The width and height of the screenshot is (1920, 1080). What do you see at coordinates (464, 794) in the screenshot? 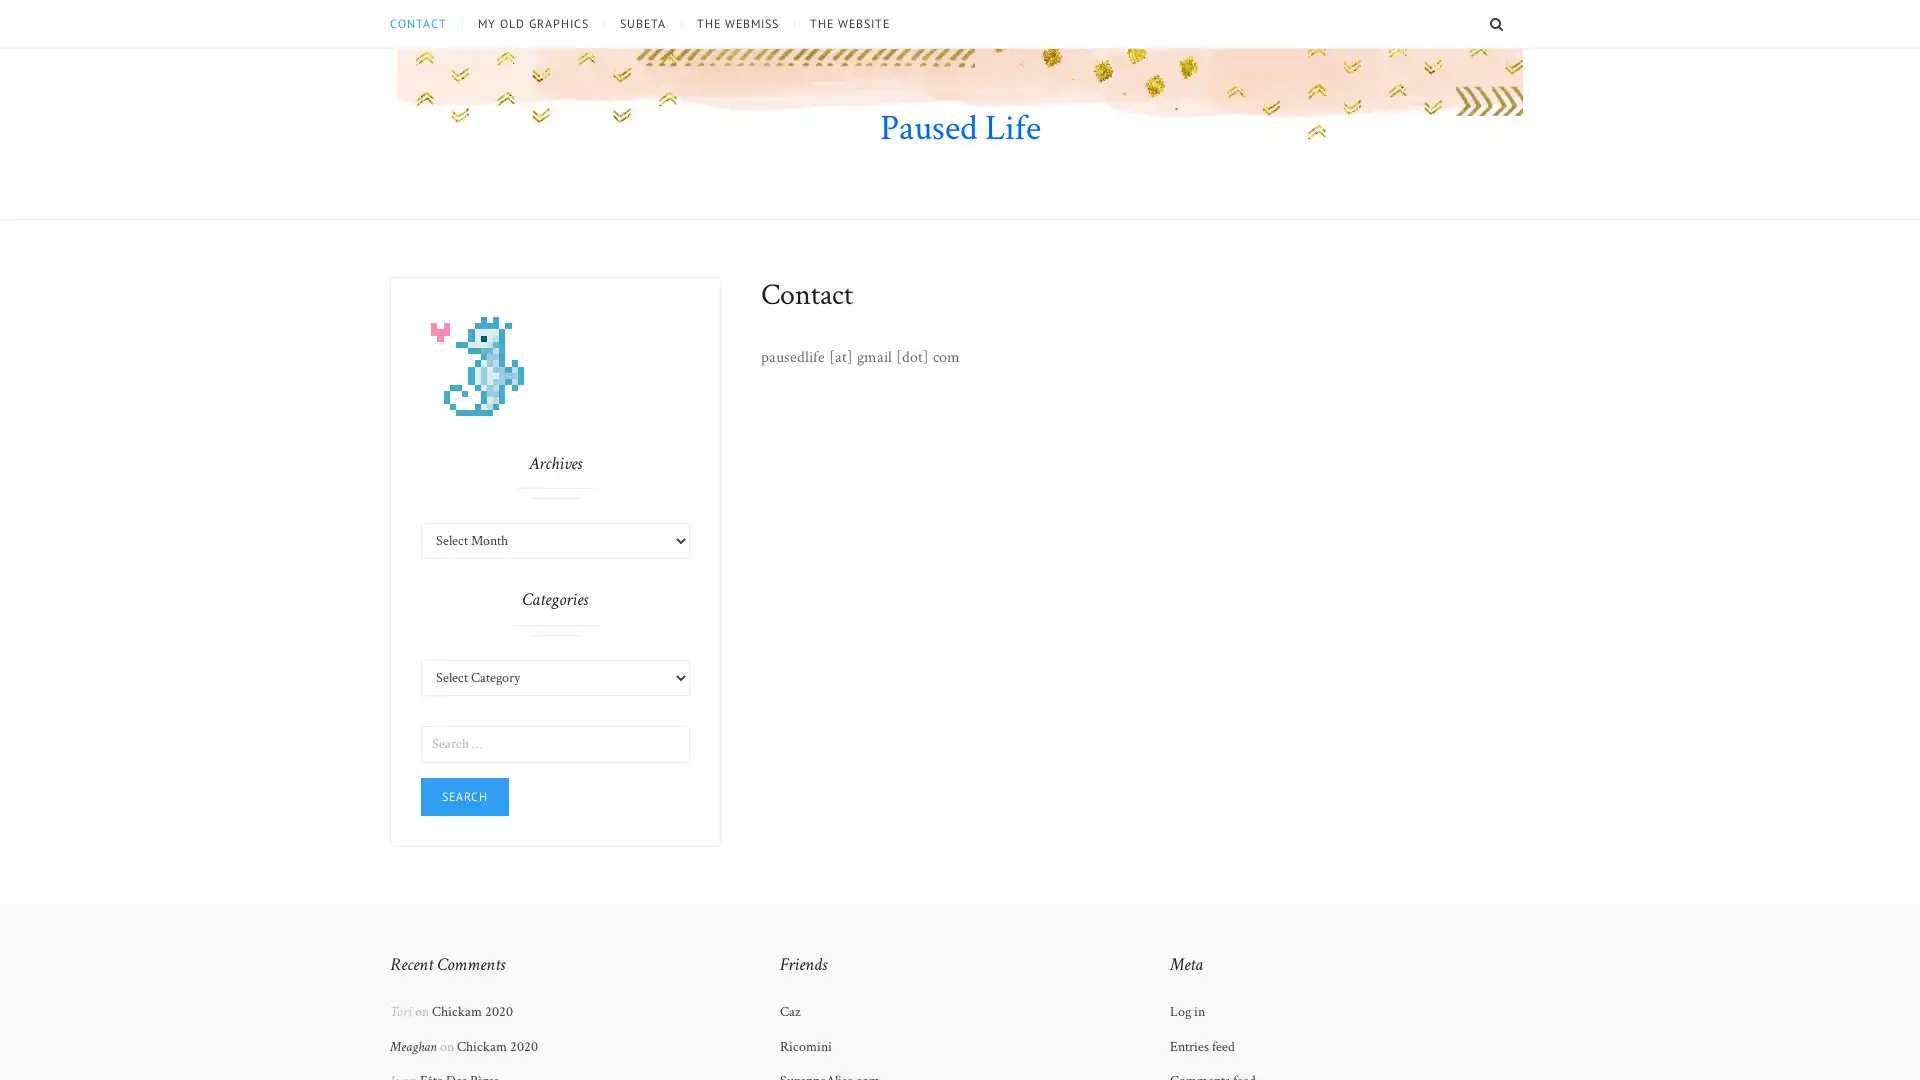
I see `Search` at bounding box center [464, 794].